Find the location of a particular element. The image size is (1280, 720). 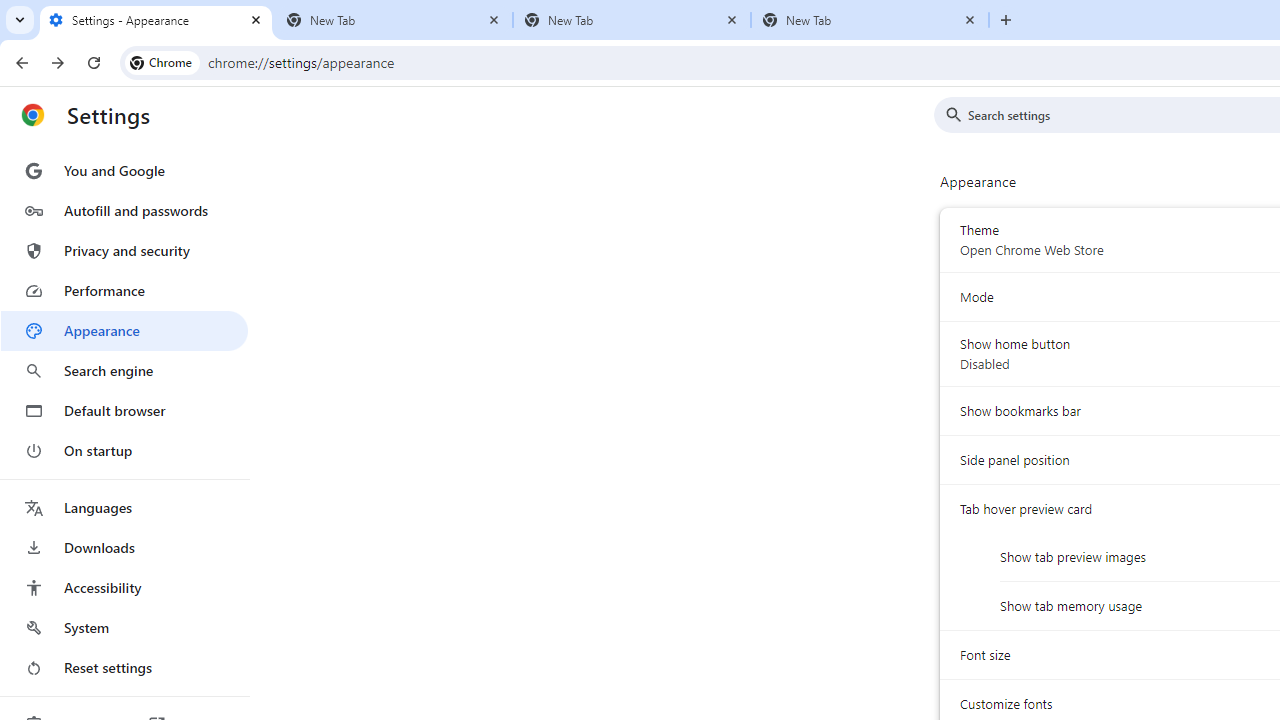

'Privacy and security' is located at coordinates (123, 249).